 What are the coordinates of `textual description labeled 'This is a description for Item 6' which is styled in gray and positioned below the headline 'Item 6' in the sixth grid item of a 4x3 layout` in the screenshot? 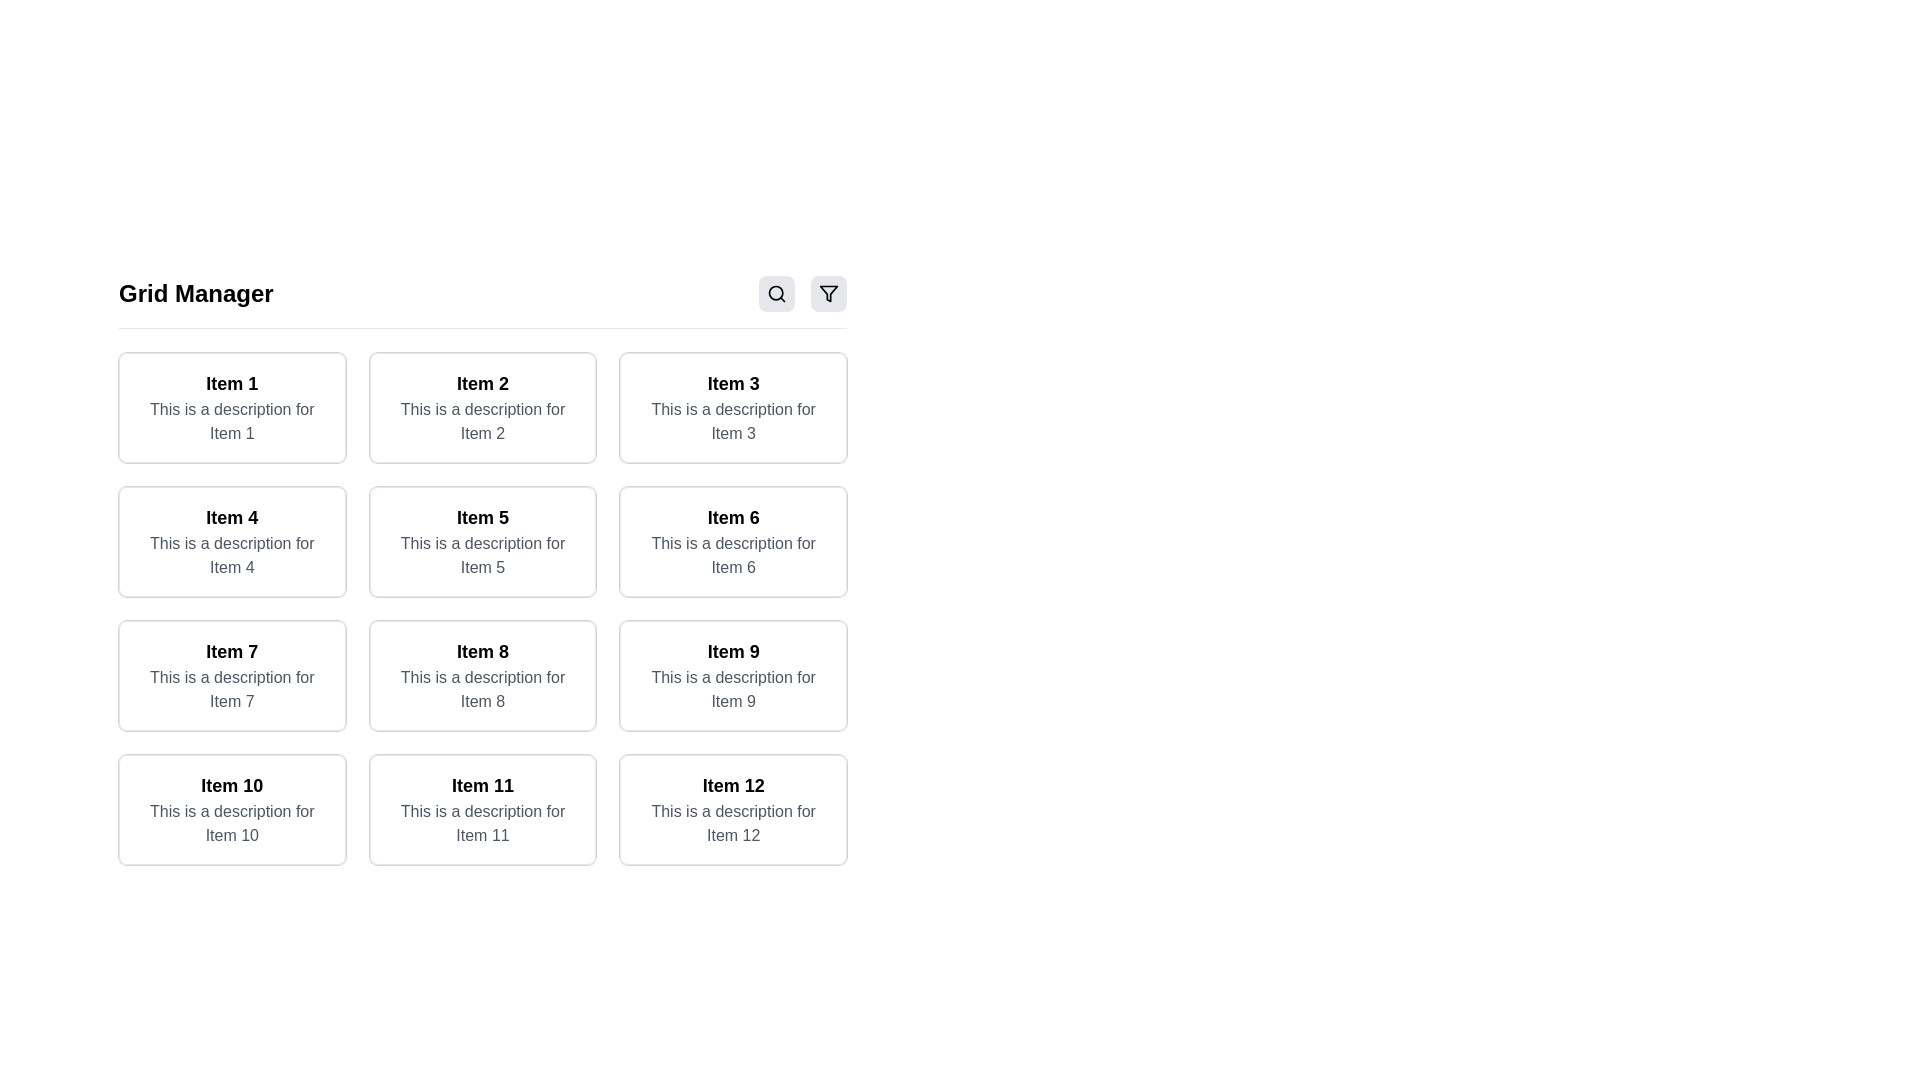 It's located at (732, 555).